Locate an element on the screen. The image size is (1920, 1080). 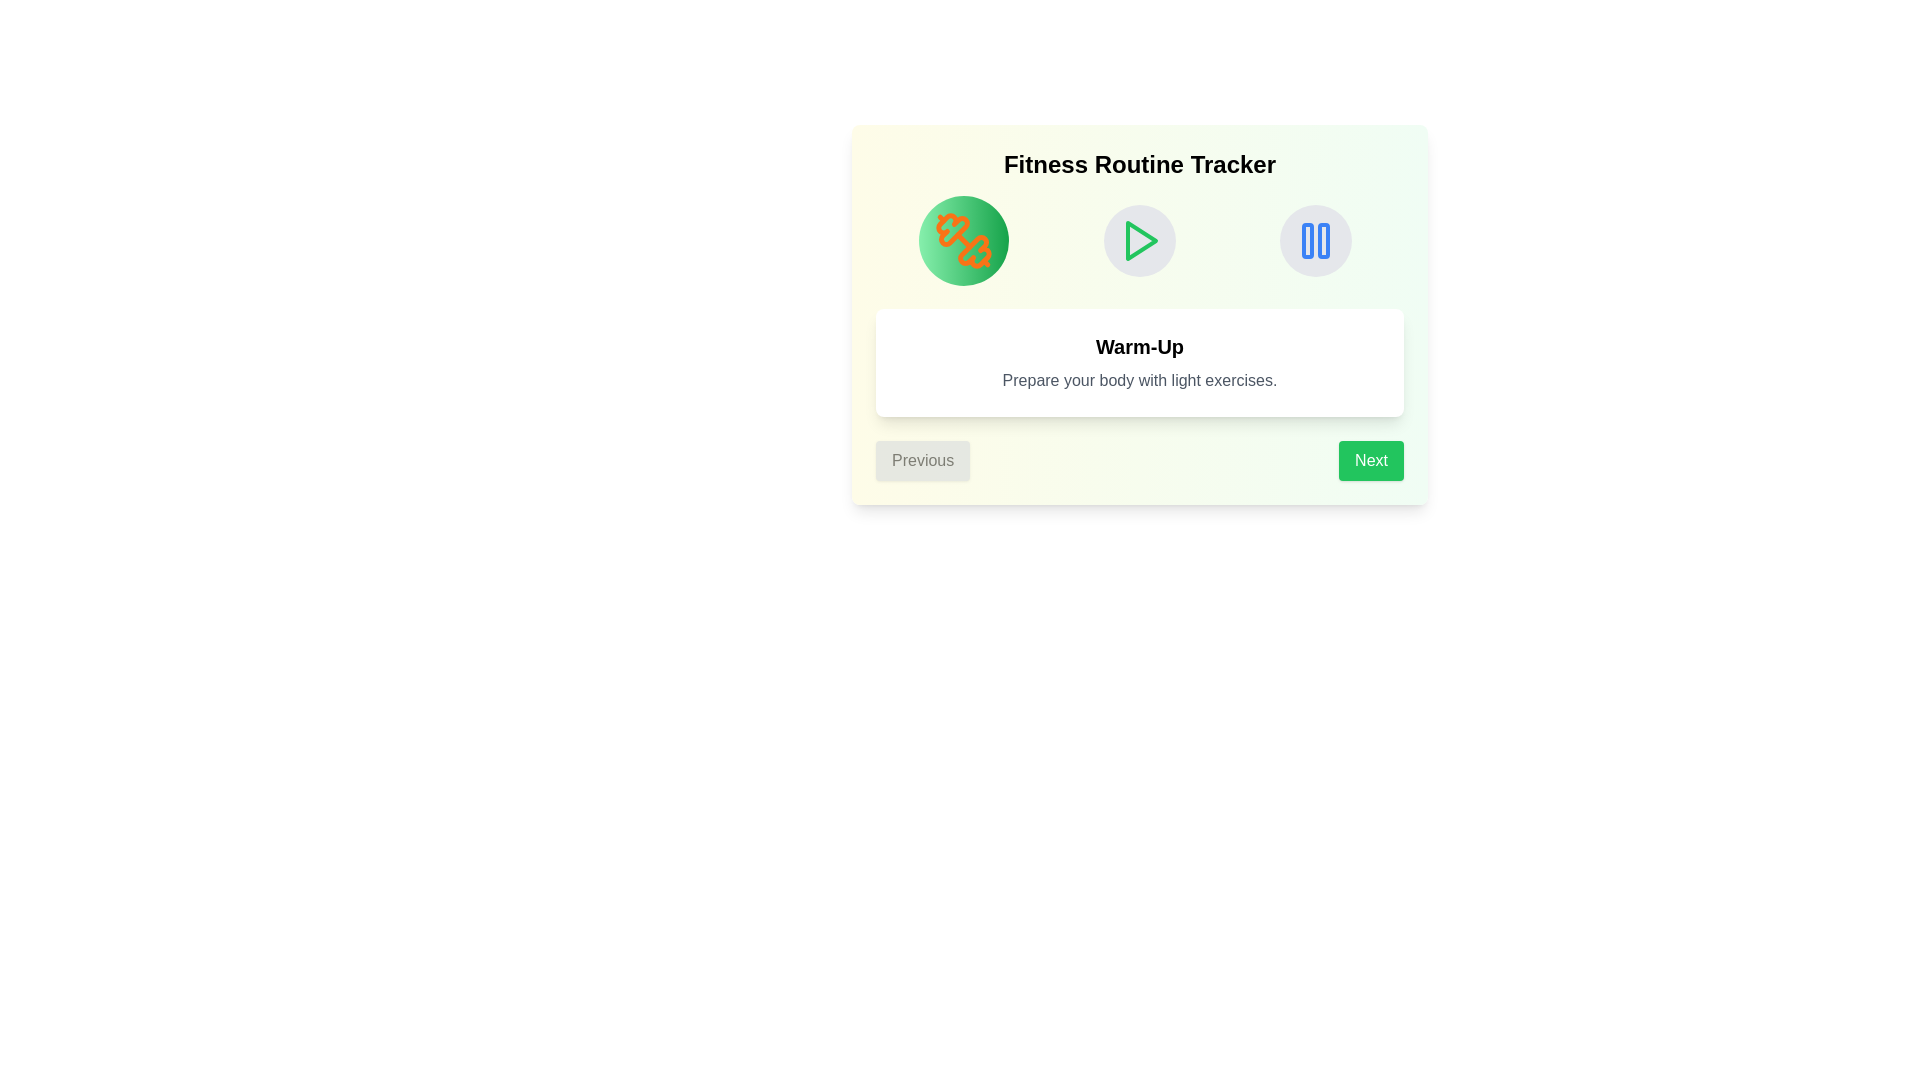
the Next button to navigate through the steps is located at coordinates (1370, 461).